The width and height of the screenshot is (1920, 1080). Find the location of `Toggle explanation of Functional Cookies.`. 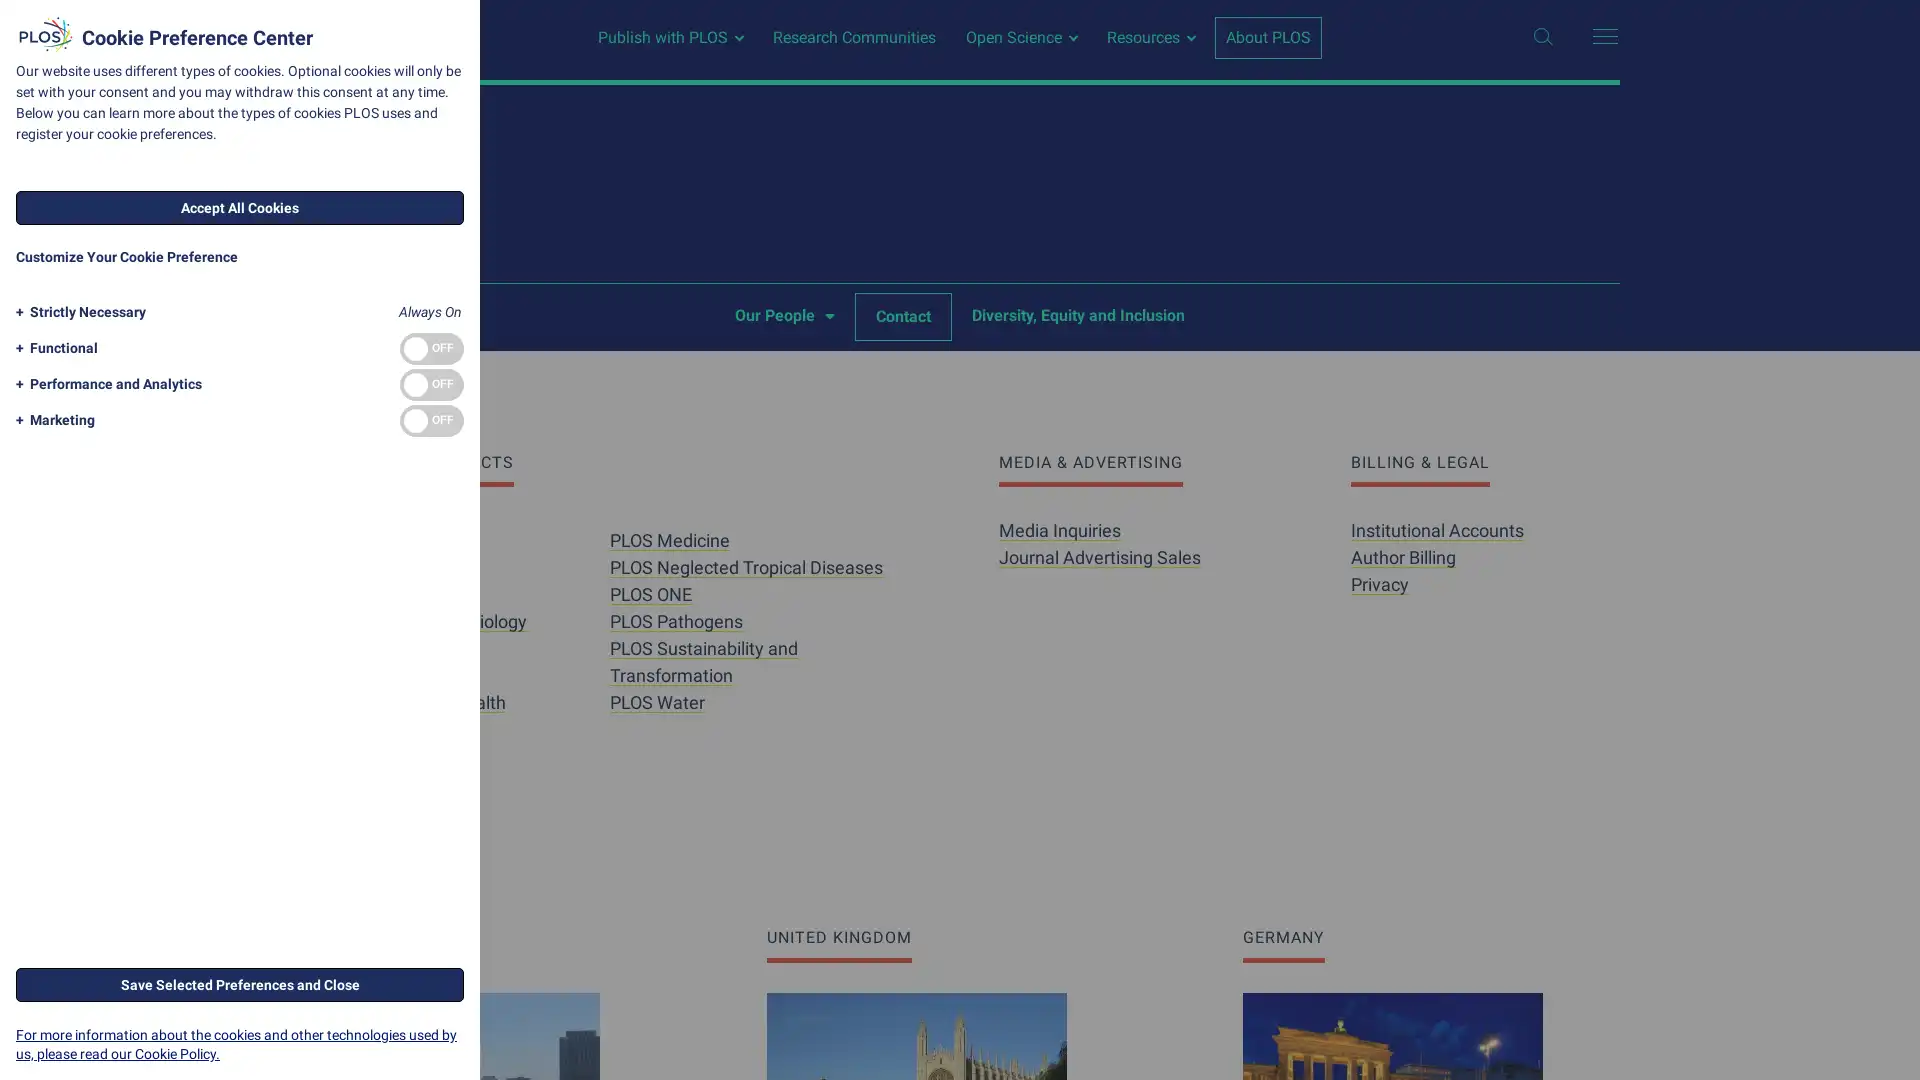

Toggle explanation of Functional Cookies. is located at coordinates (53, 347).